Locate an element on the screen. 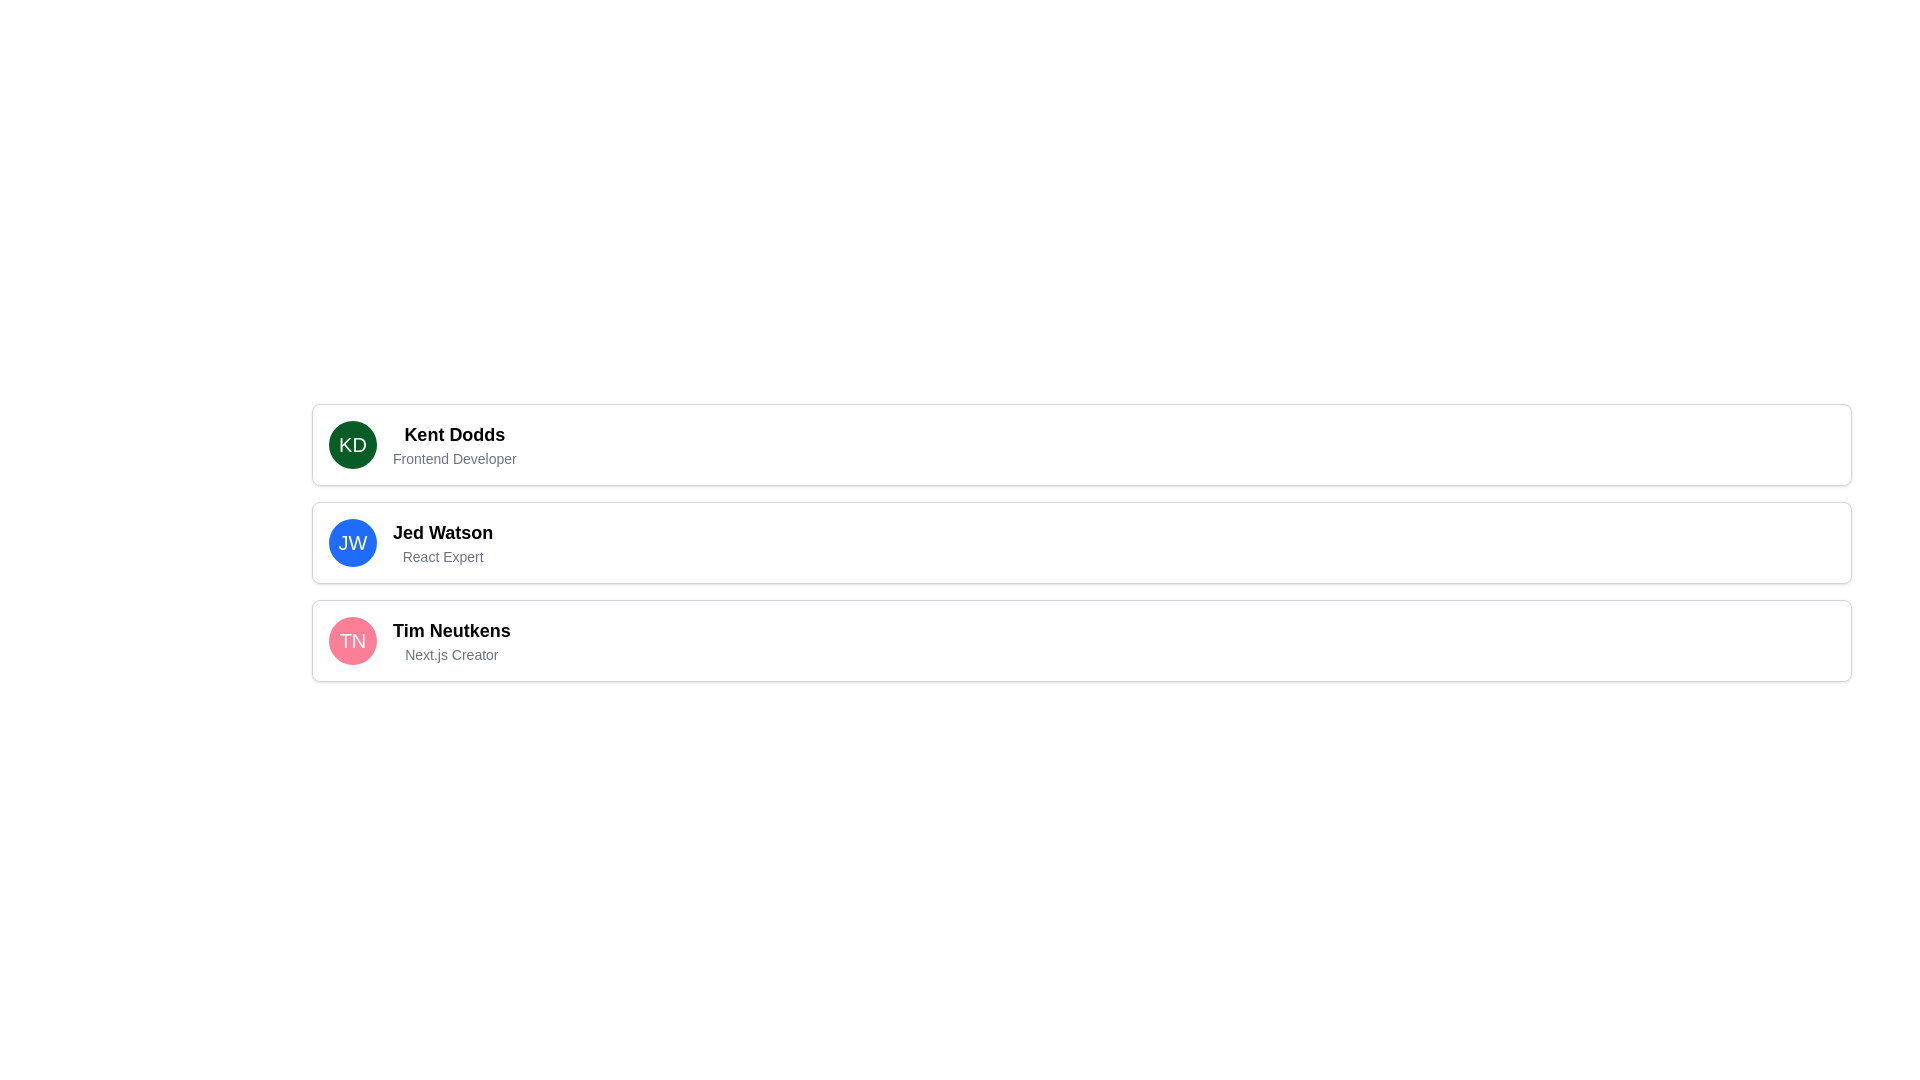  the Text Content Block displaying an individual's name and professional title, which is located to the right of an avatar with 'KD' initials in the first card of a vertically stacked list is located at coordinates (453, 443).